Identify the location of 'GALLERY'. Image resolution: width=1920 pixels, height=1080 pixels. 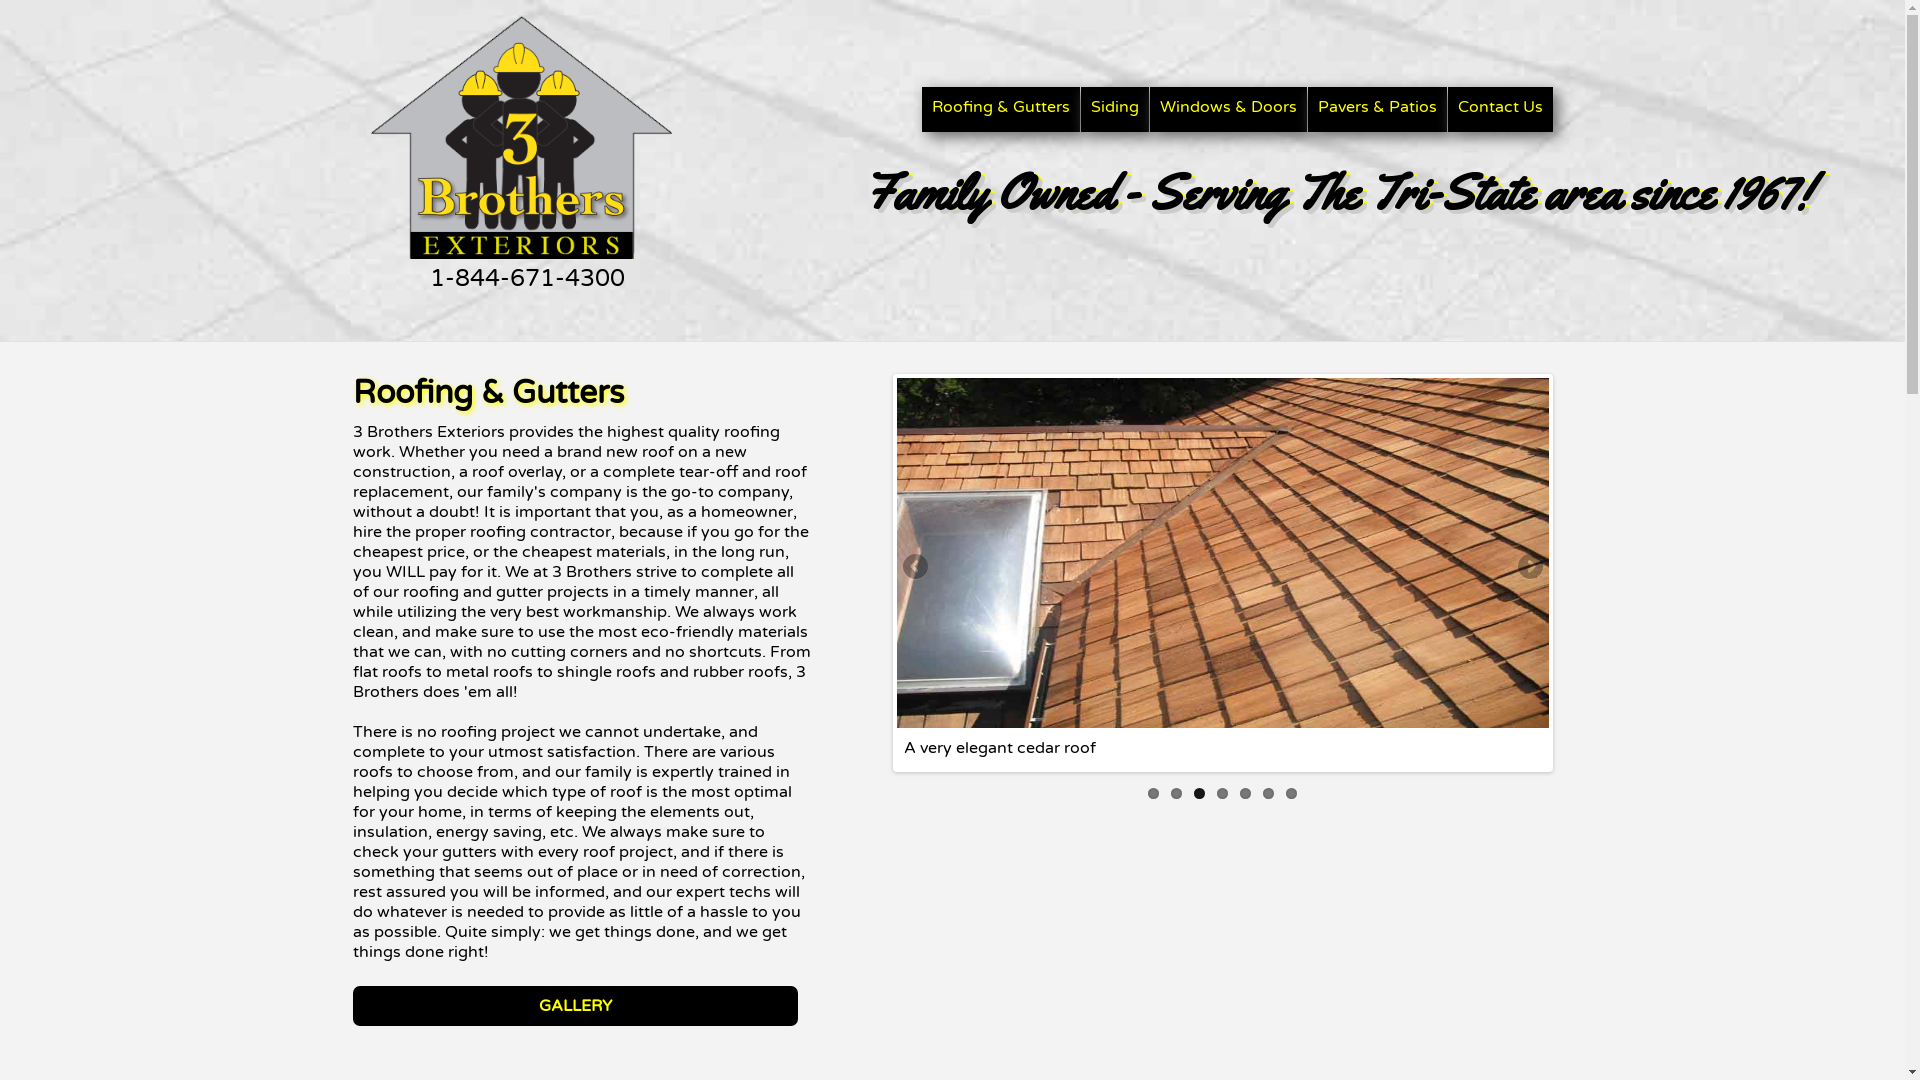
(573, 1006).